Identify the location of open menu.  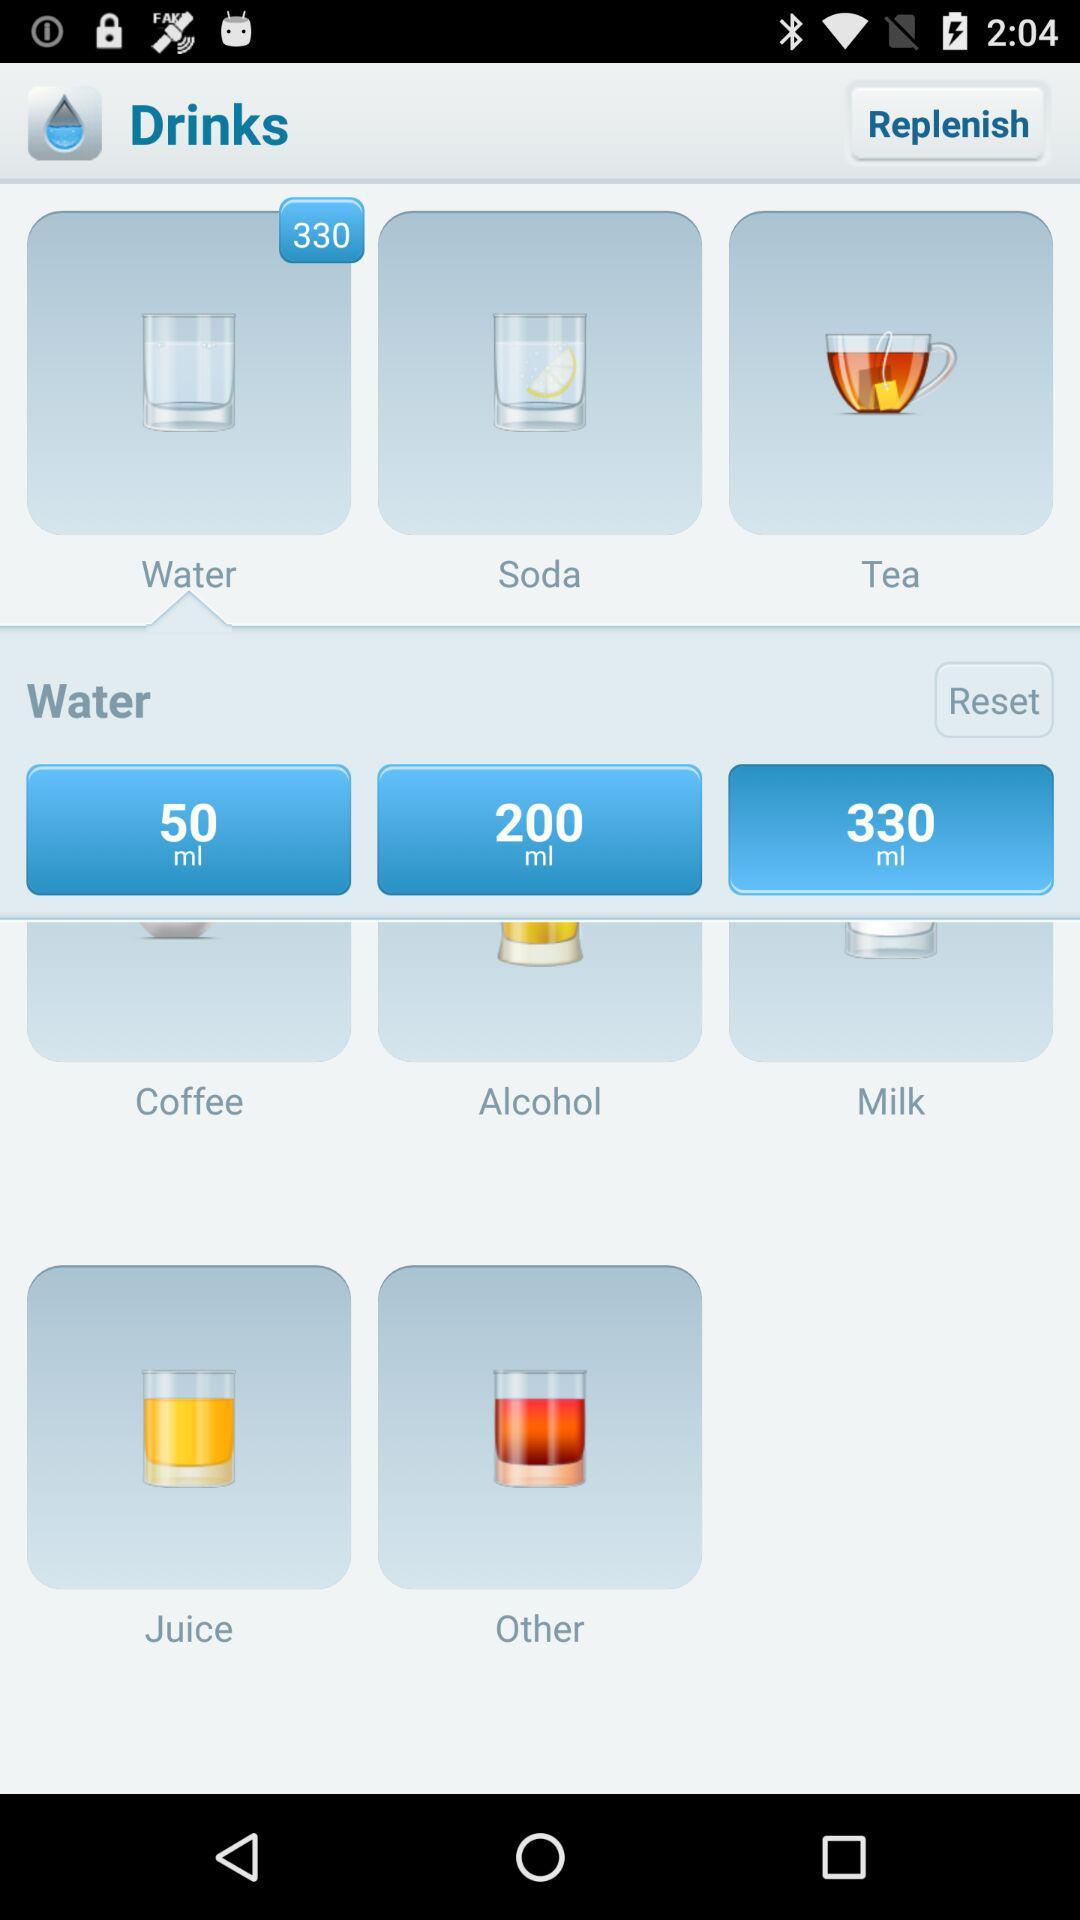
(63, 122).